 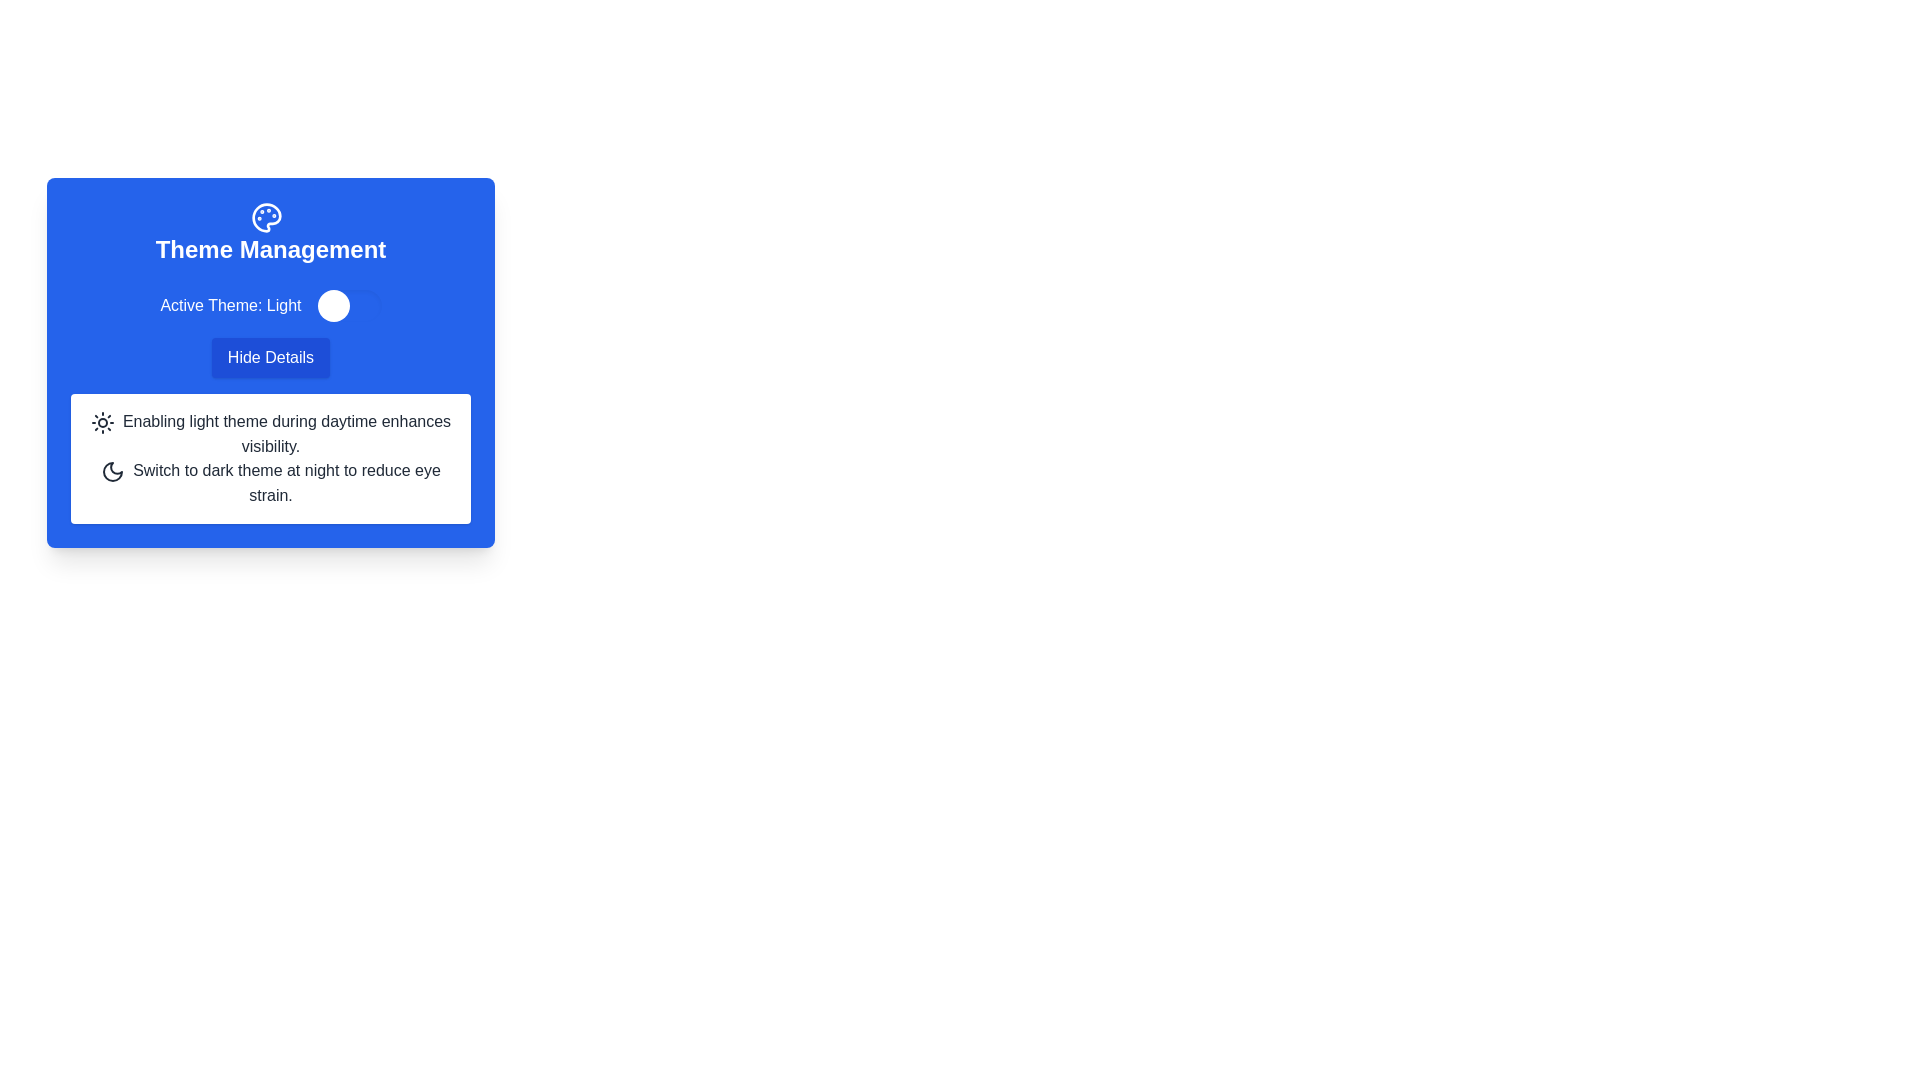 What do you see at coordinates (286, 482) in the screenshot?
I see `the text label reading 'Switch to dark theme at night to reduce eye strain.' which is styled in a dark font beneath the text about the light theme and beside a moon icon` at bounding box center [286, 482].